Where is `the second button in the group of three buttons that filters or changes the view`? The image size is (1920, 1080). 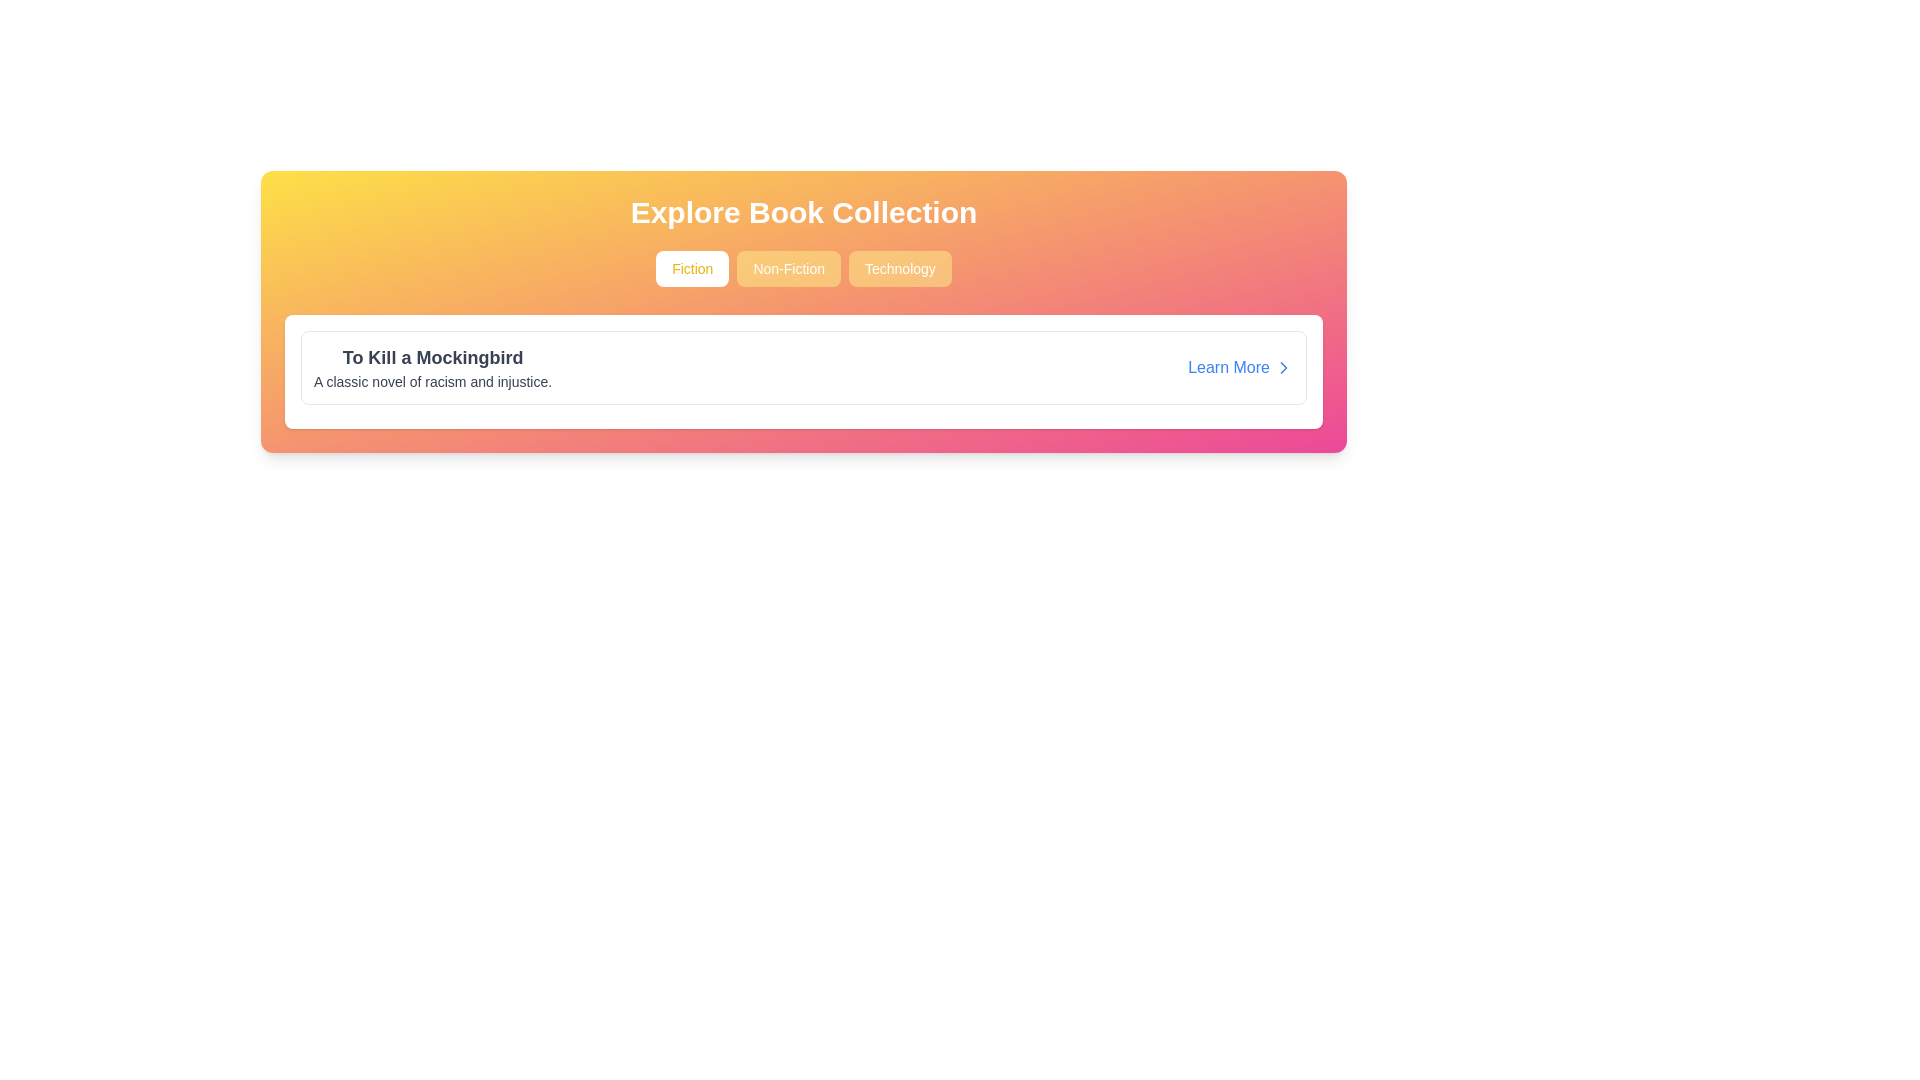
the second button in the group of three buttons that filters or changes the view is located at coordinates (788, 268).